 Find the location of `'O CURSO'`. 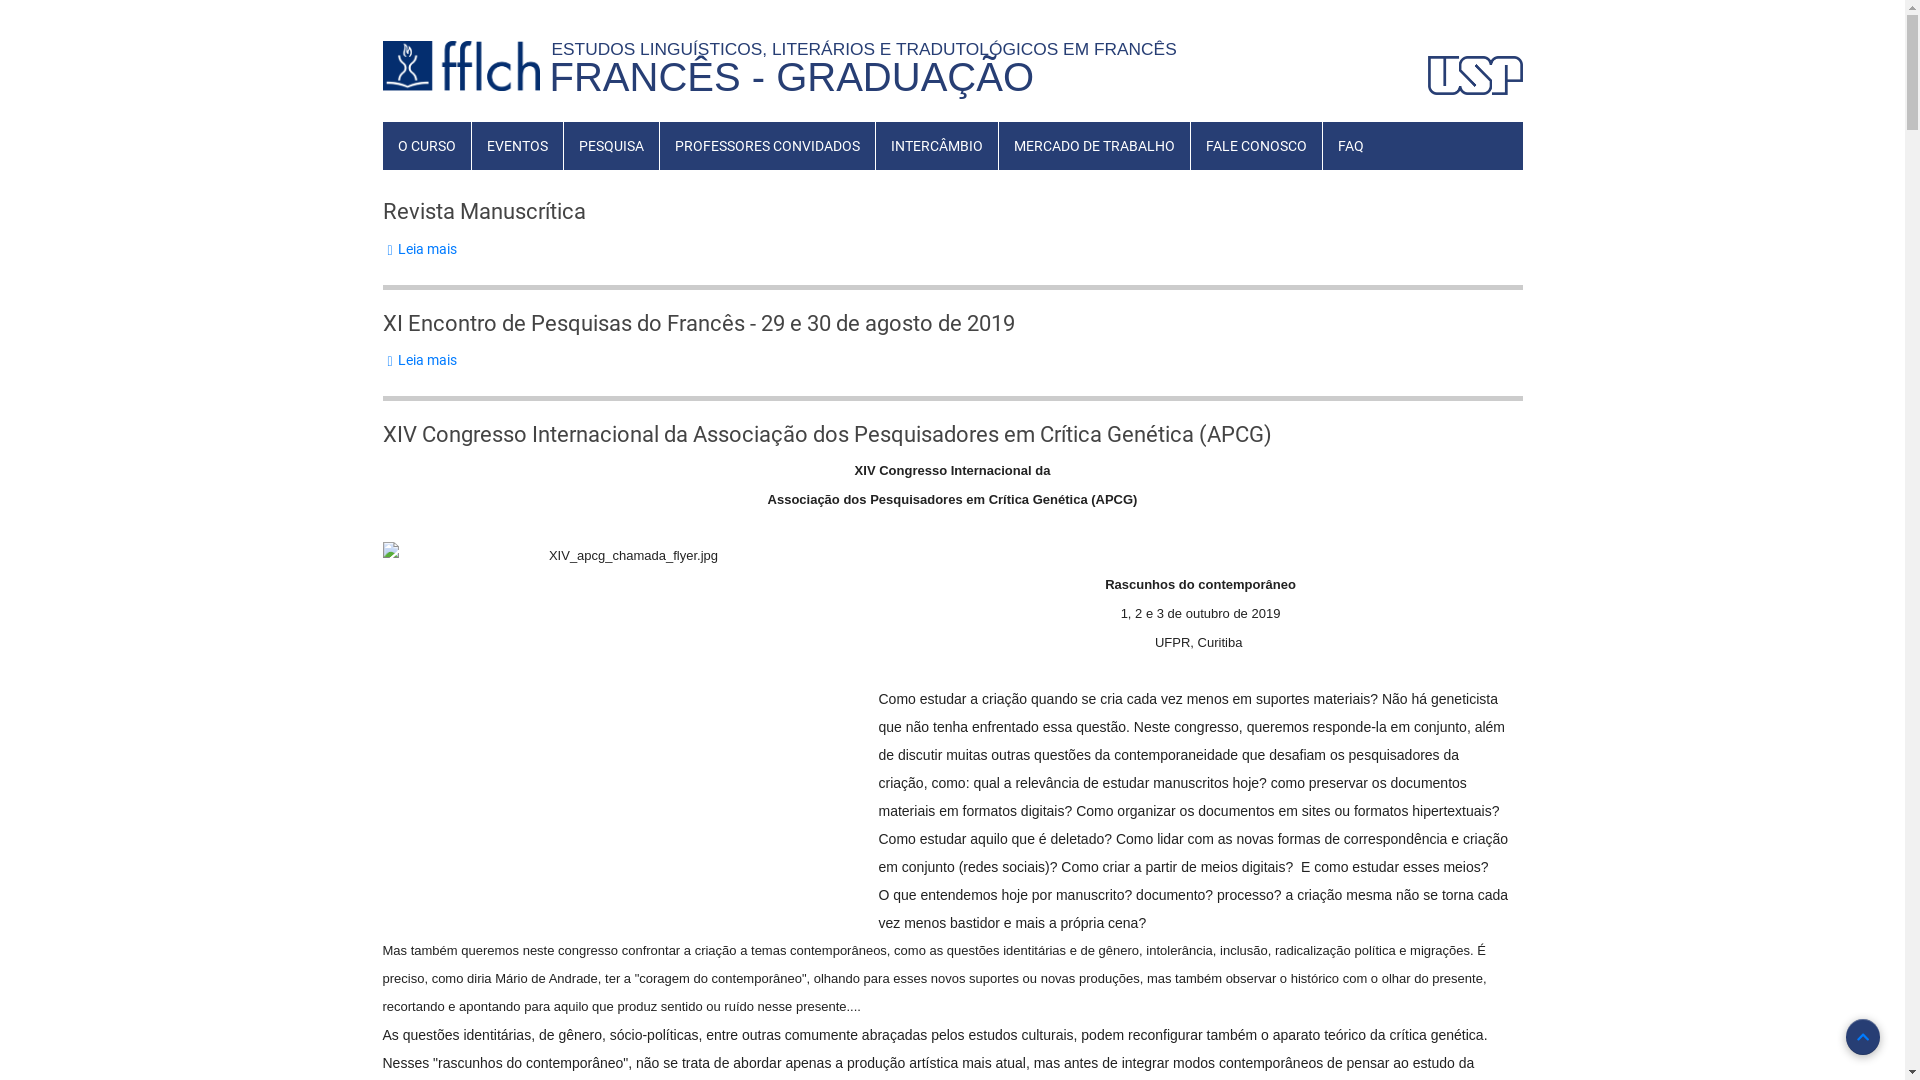

'O CURSO' is located at coordinates (425, 145).